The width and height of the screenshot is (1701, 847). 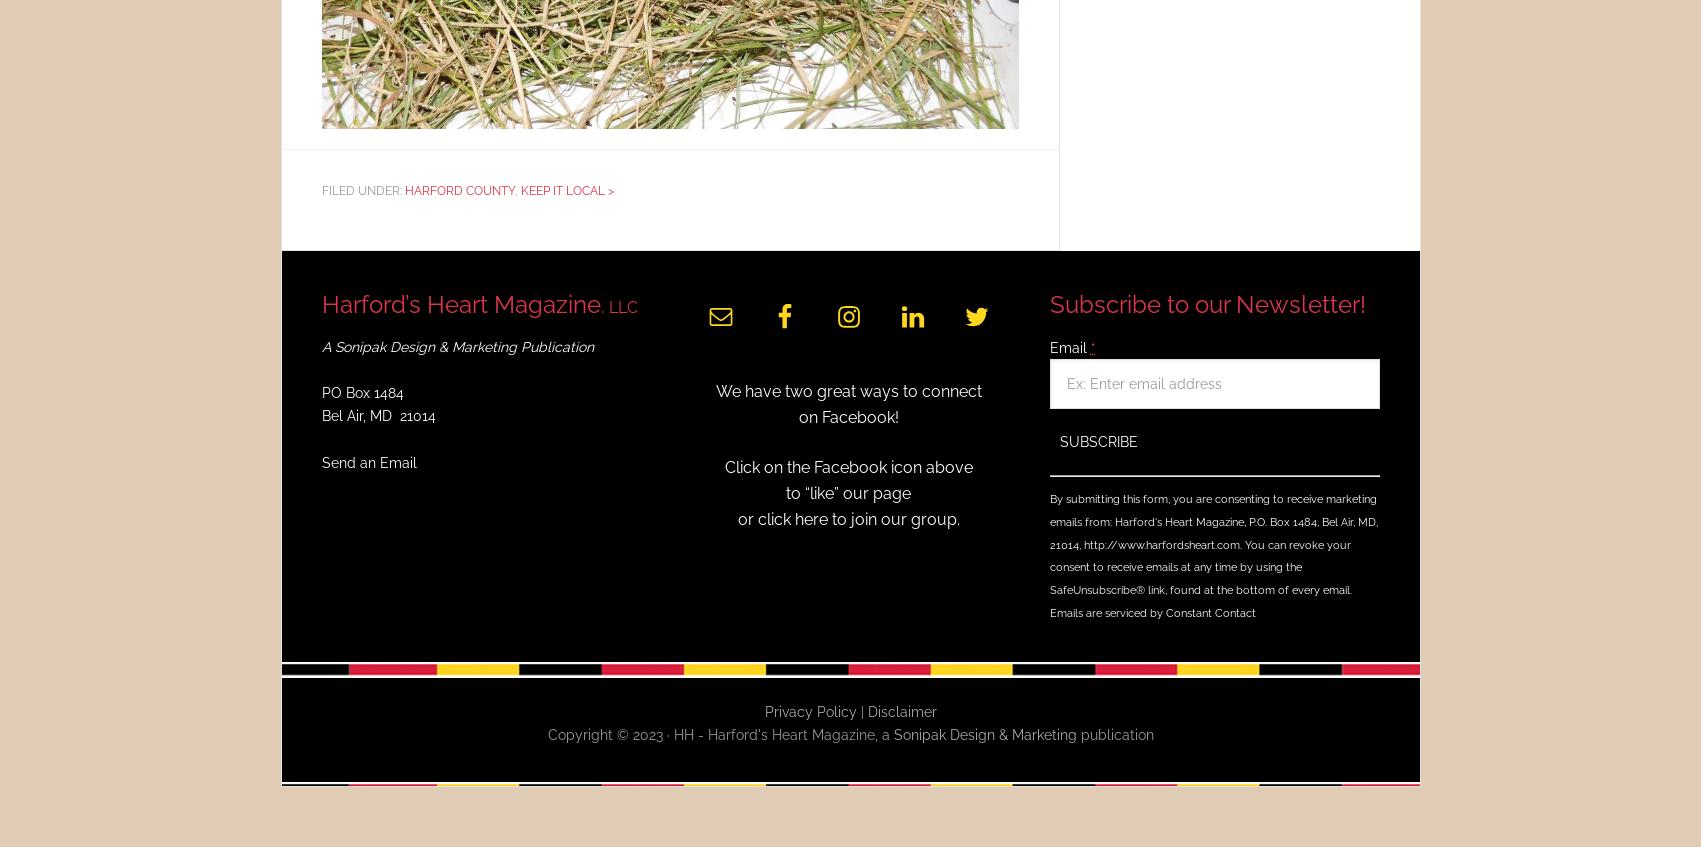 I want to click on 'click here', so click(x=791, y=517).